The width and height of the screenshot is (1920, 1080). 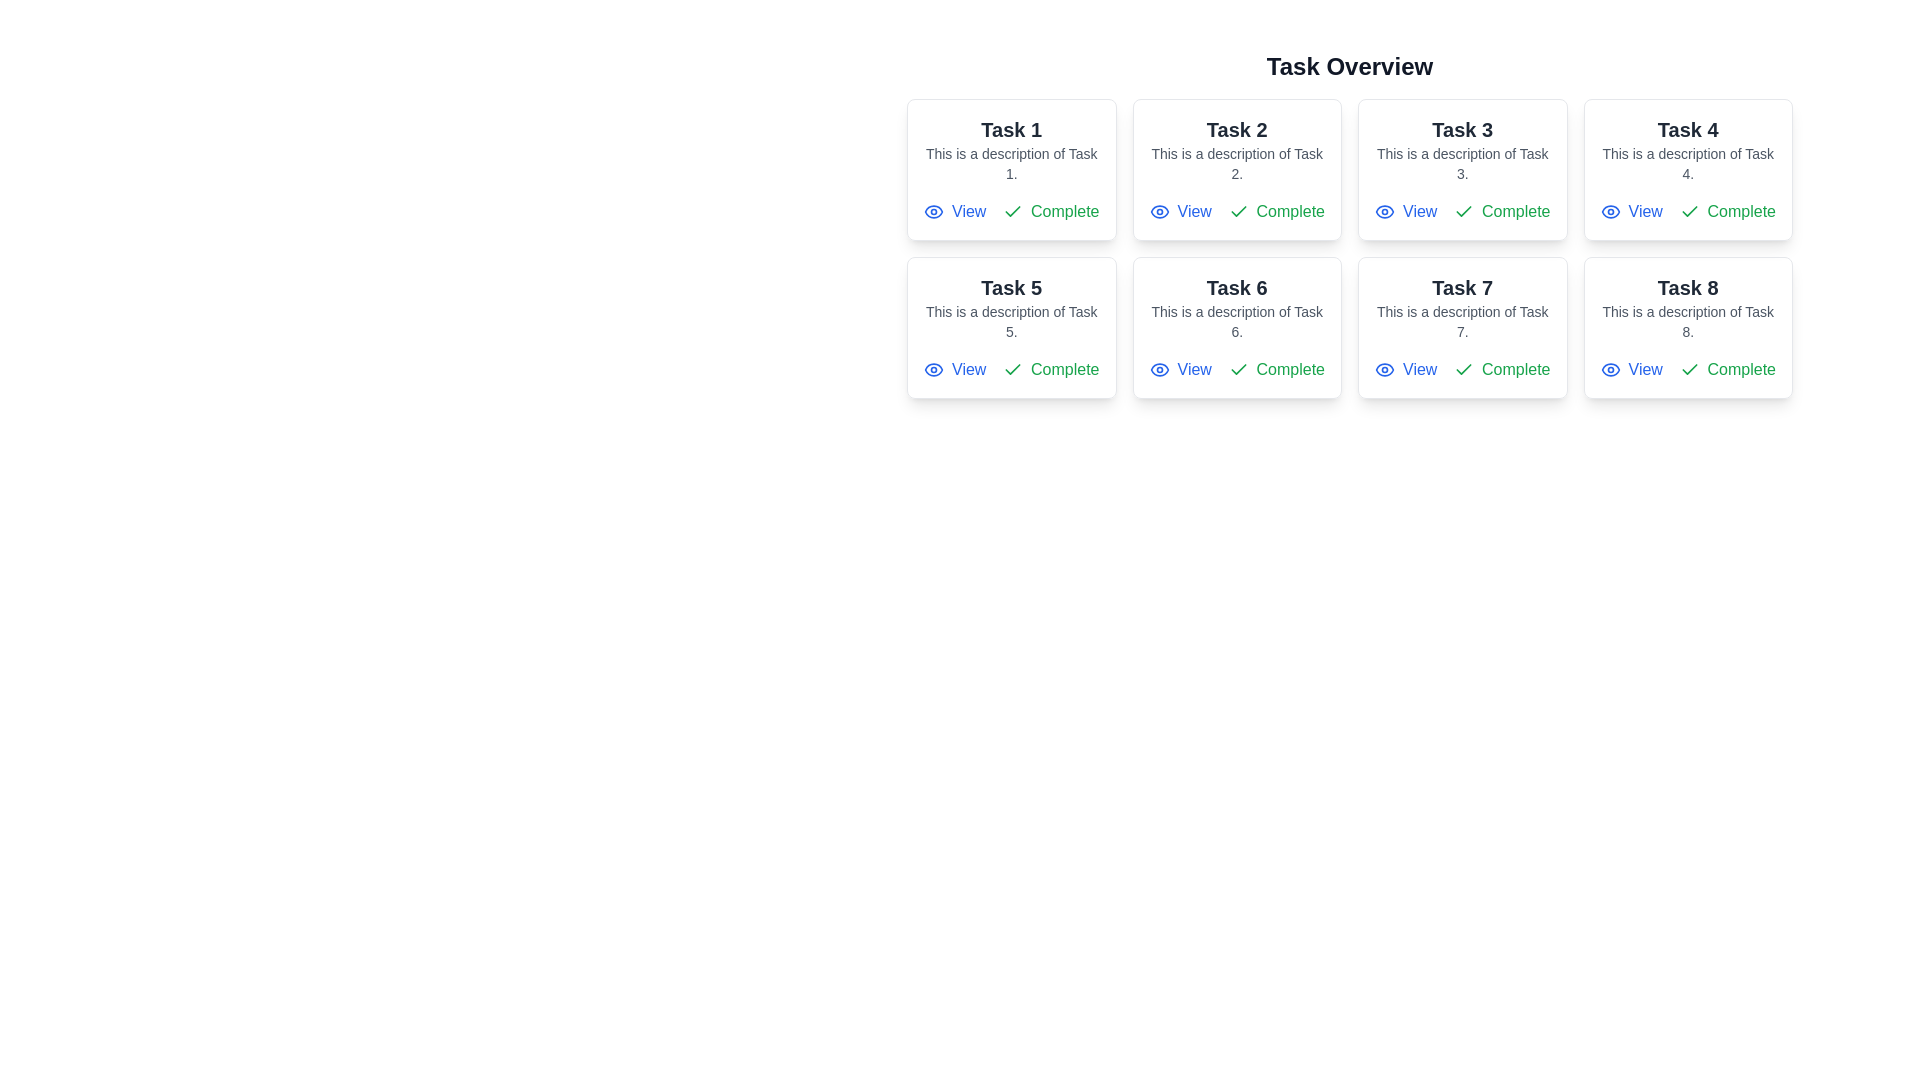 What do you see at coordinates (1610, 212) in the screenshot?
I see `the 'View' icon located in the top-right corner of the fourth task card, positioned to the left of the clickable text 'View'` at bounding box center [1610, 212].